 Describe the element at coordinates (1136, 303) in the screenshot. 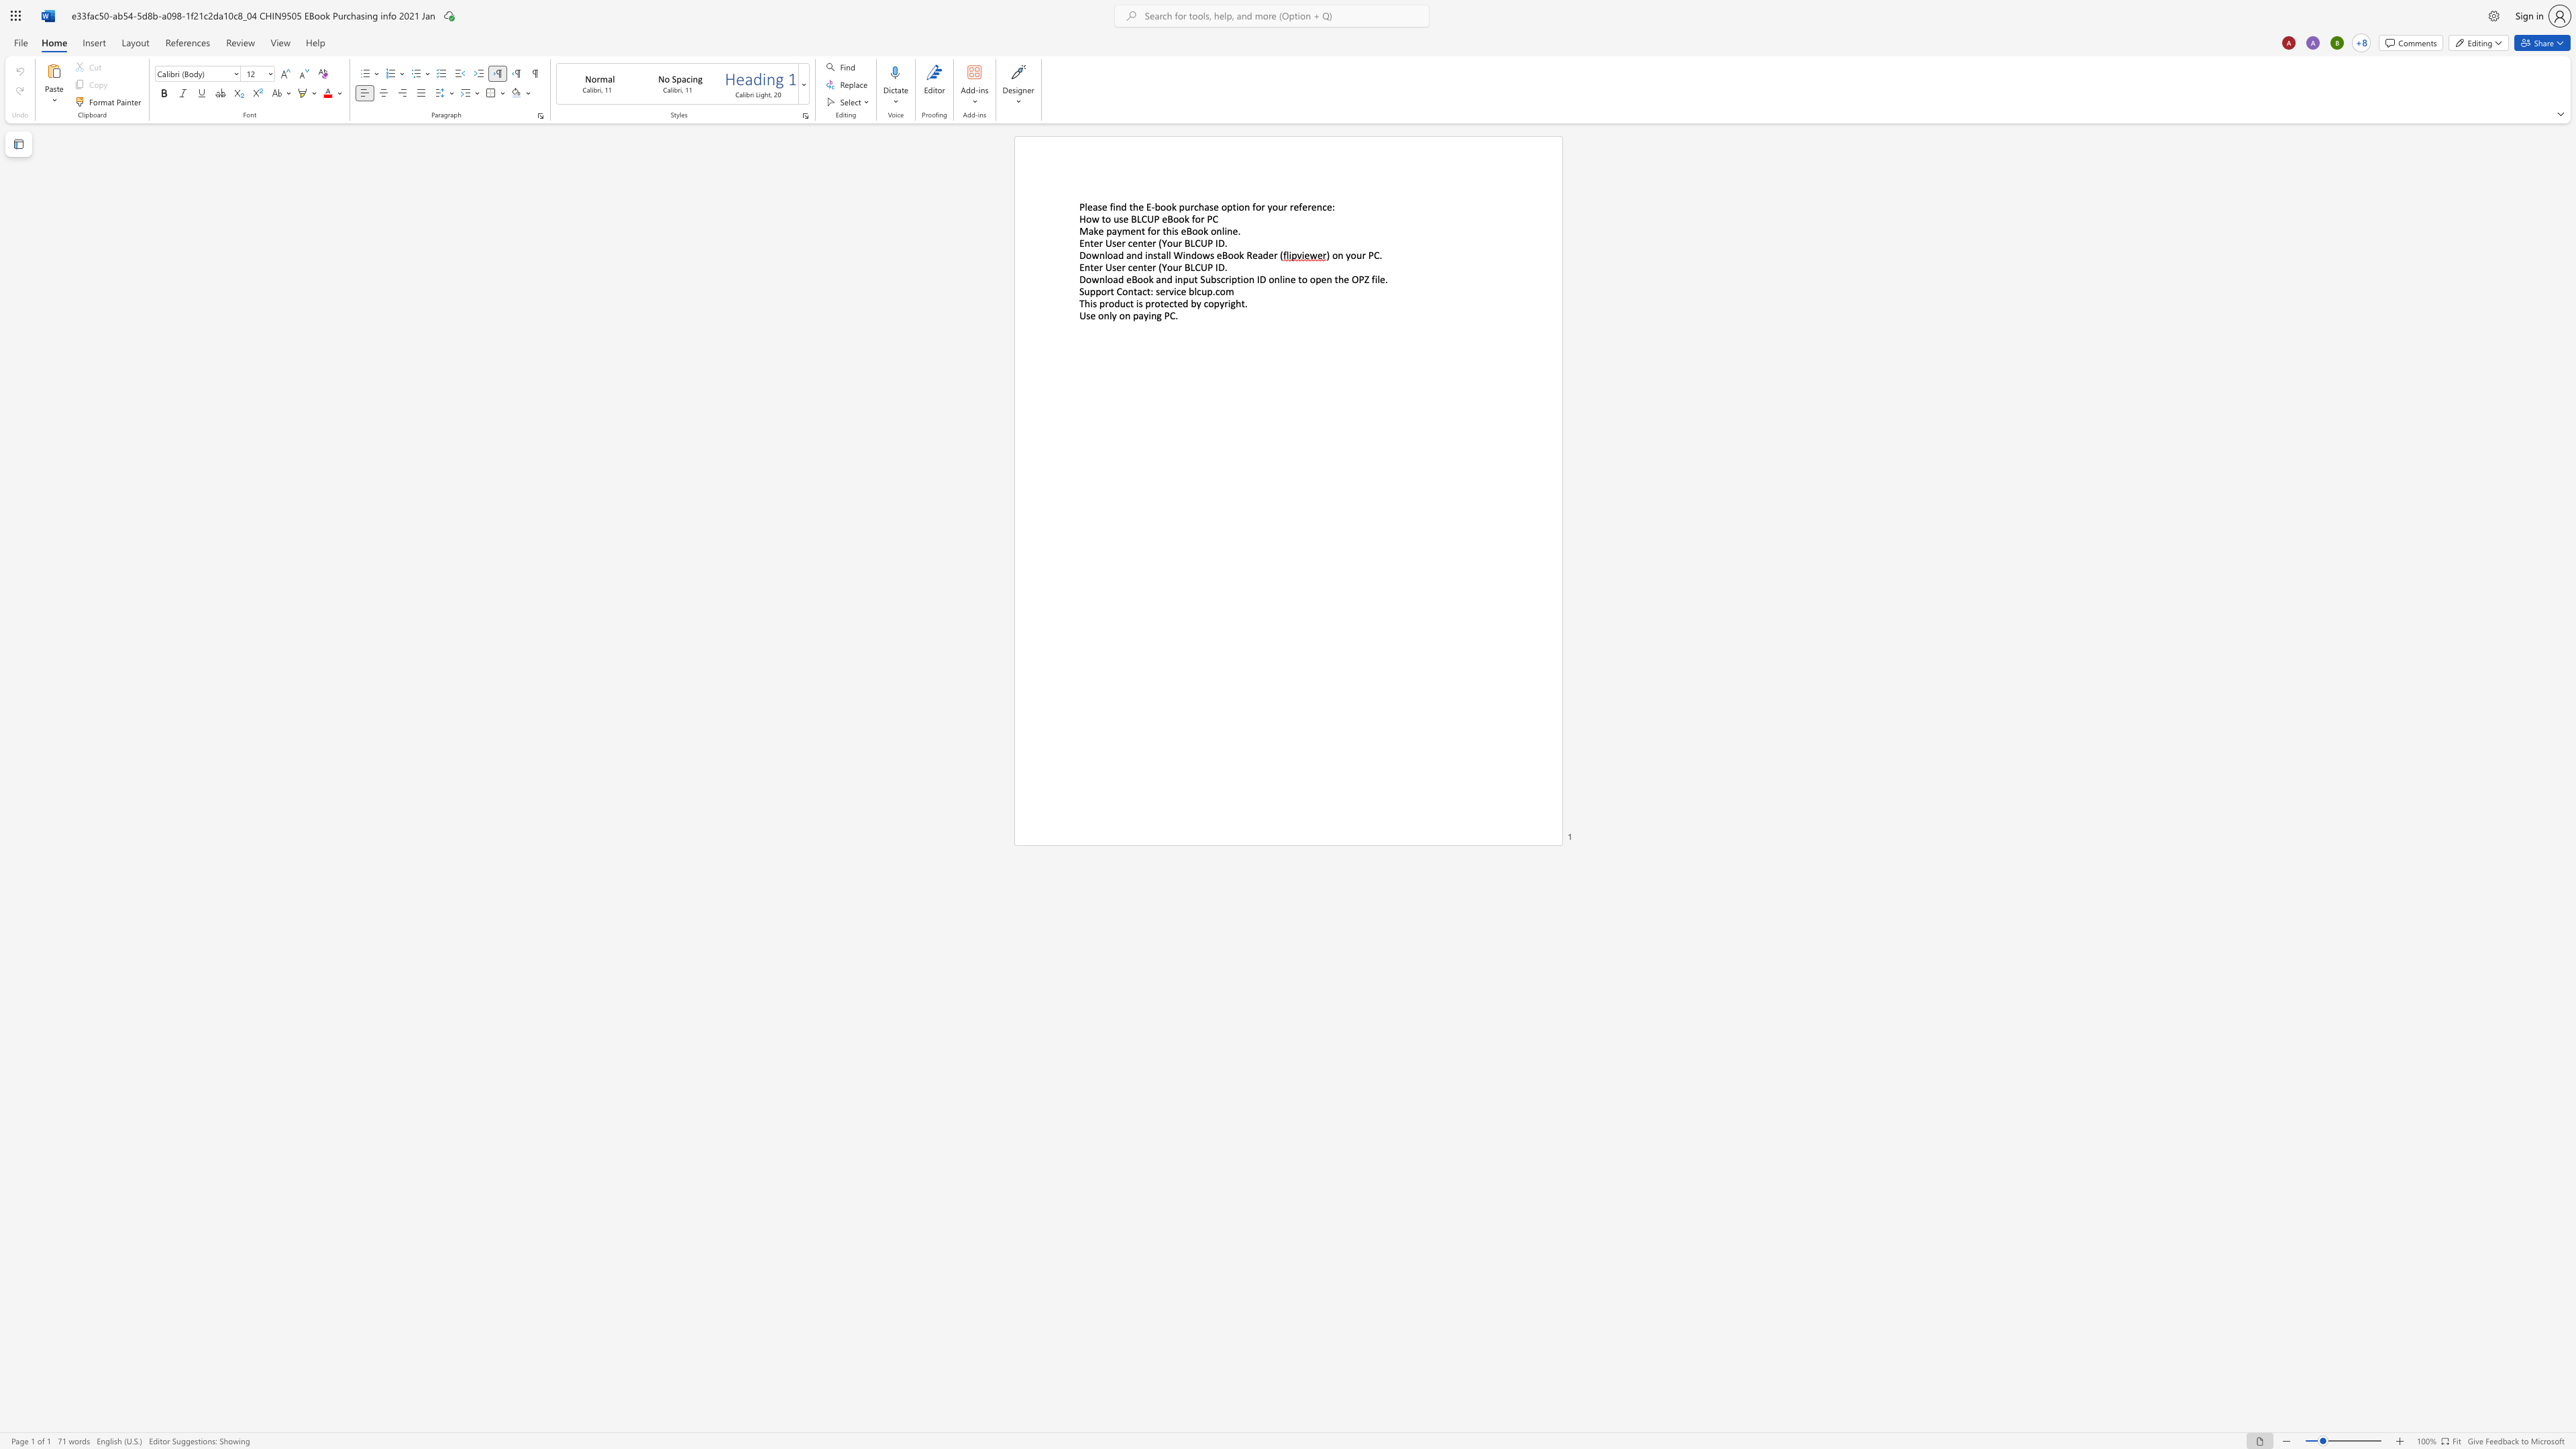

I see `the 2th character "i" in the text` at that location.